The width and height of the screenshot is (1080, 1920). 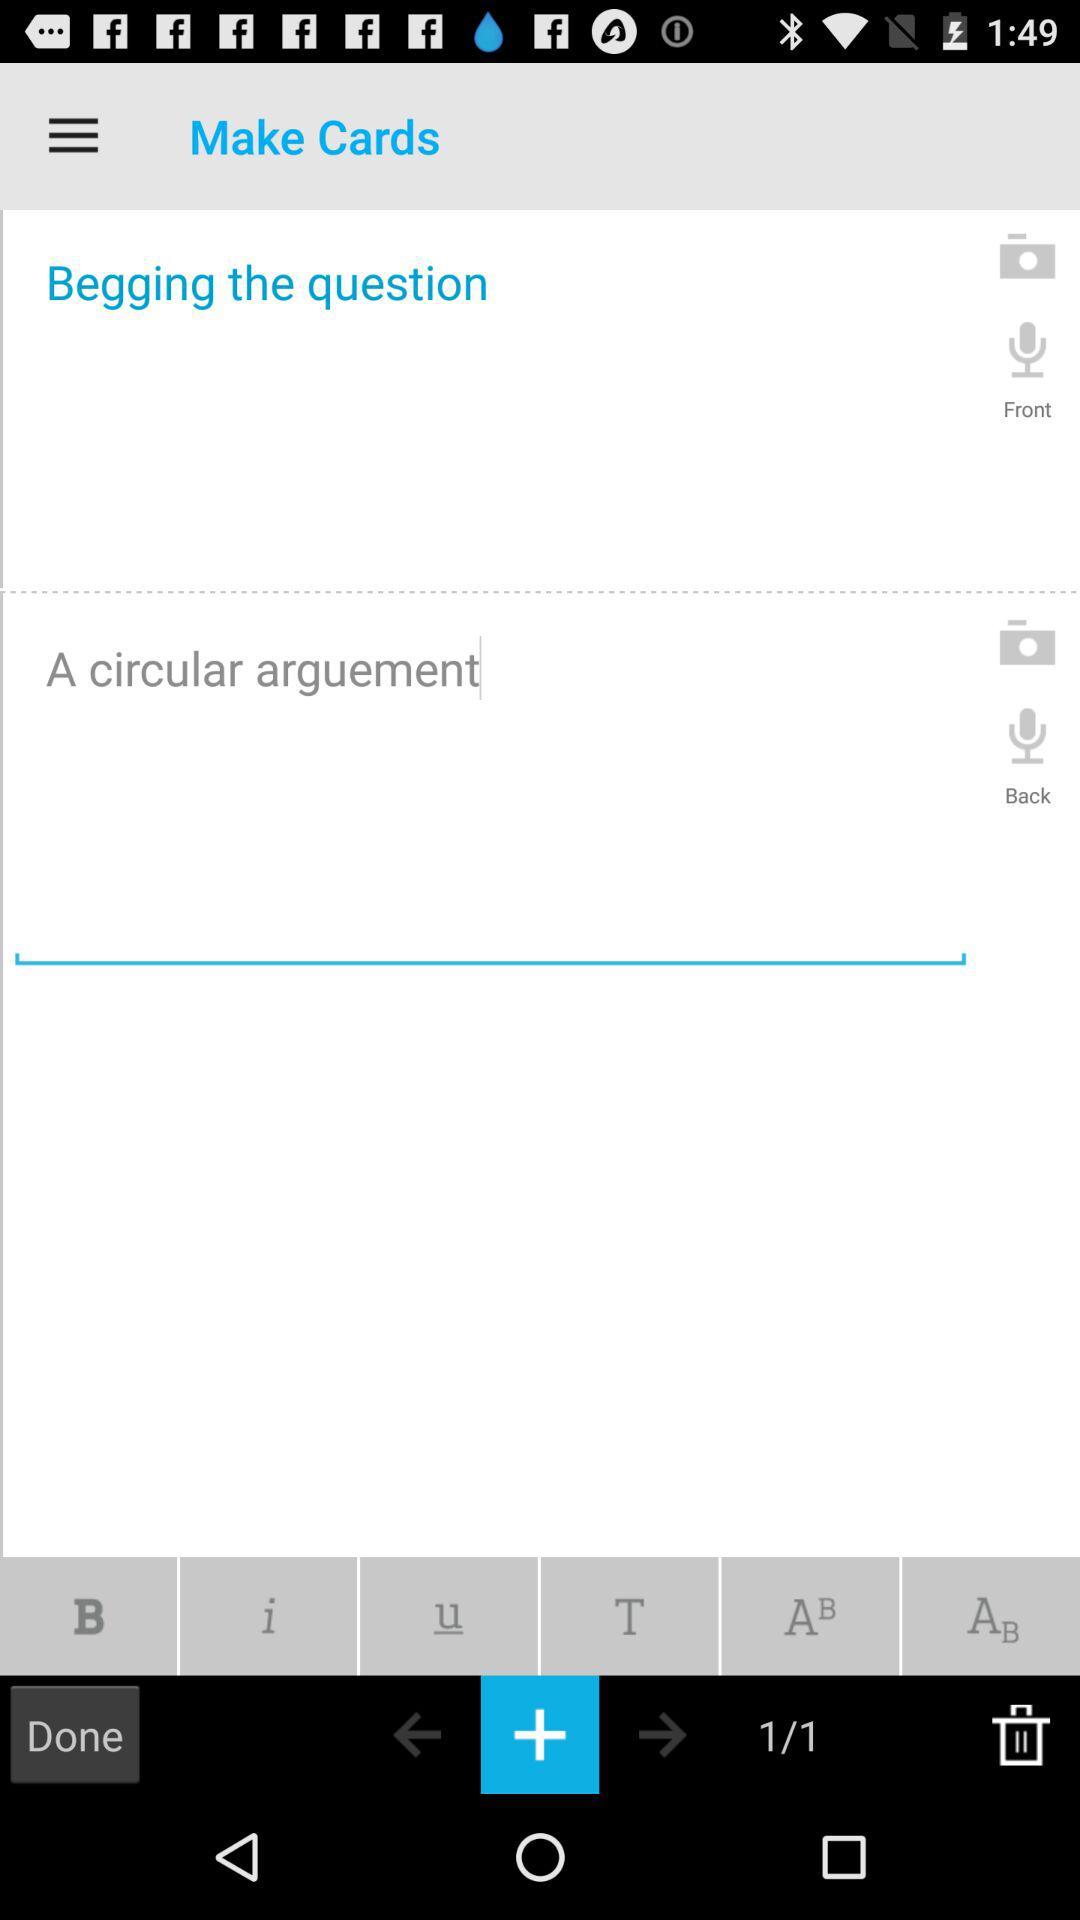 What do you see at coordinates (540, 1733) in the screenshot?
I see `element` at bounding box center [540, 1733].